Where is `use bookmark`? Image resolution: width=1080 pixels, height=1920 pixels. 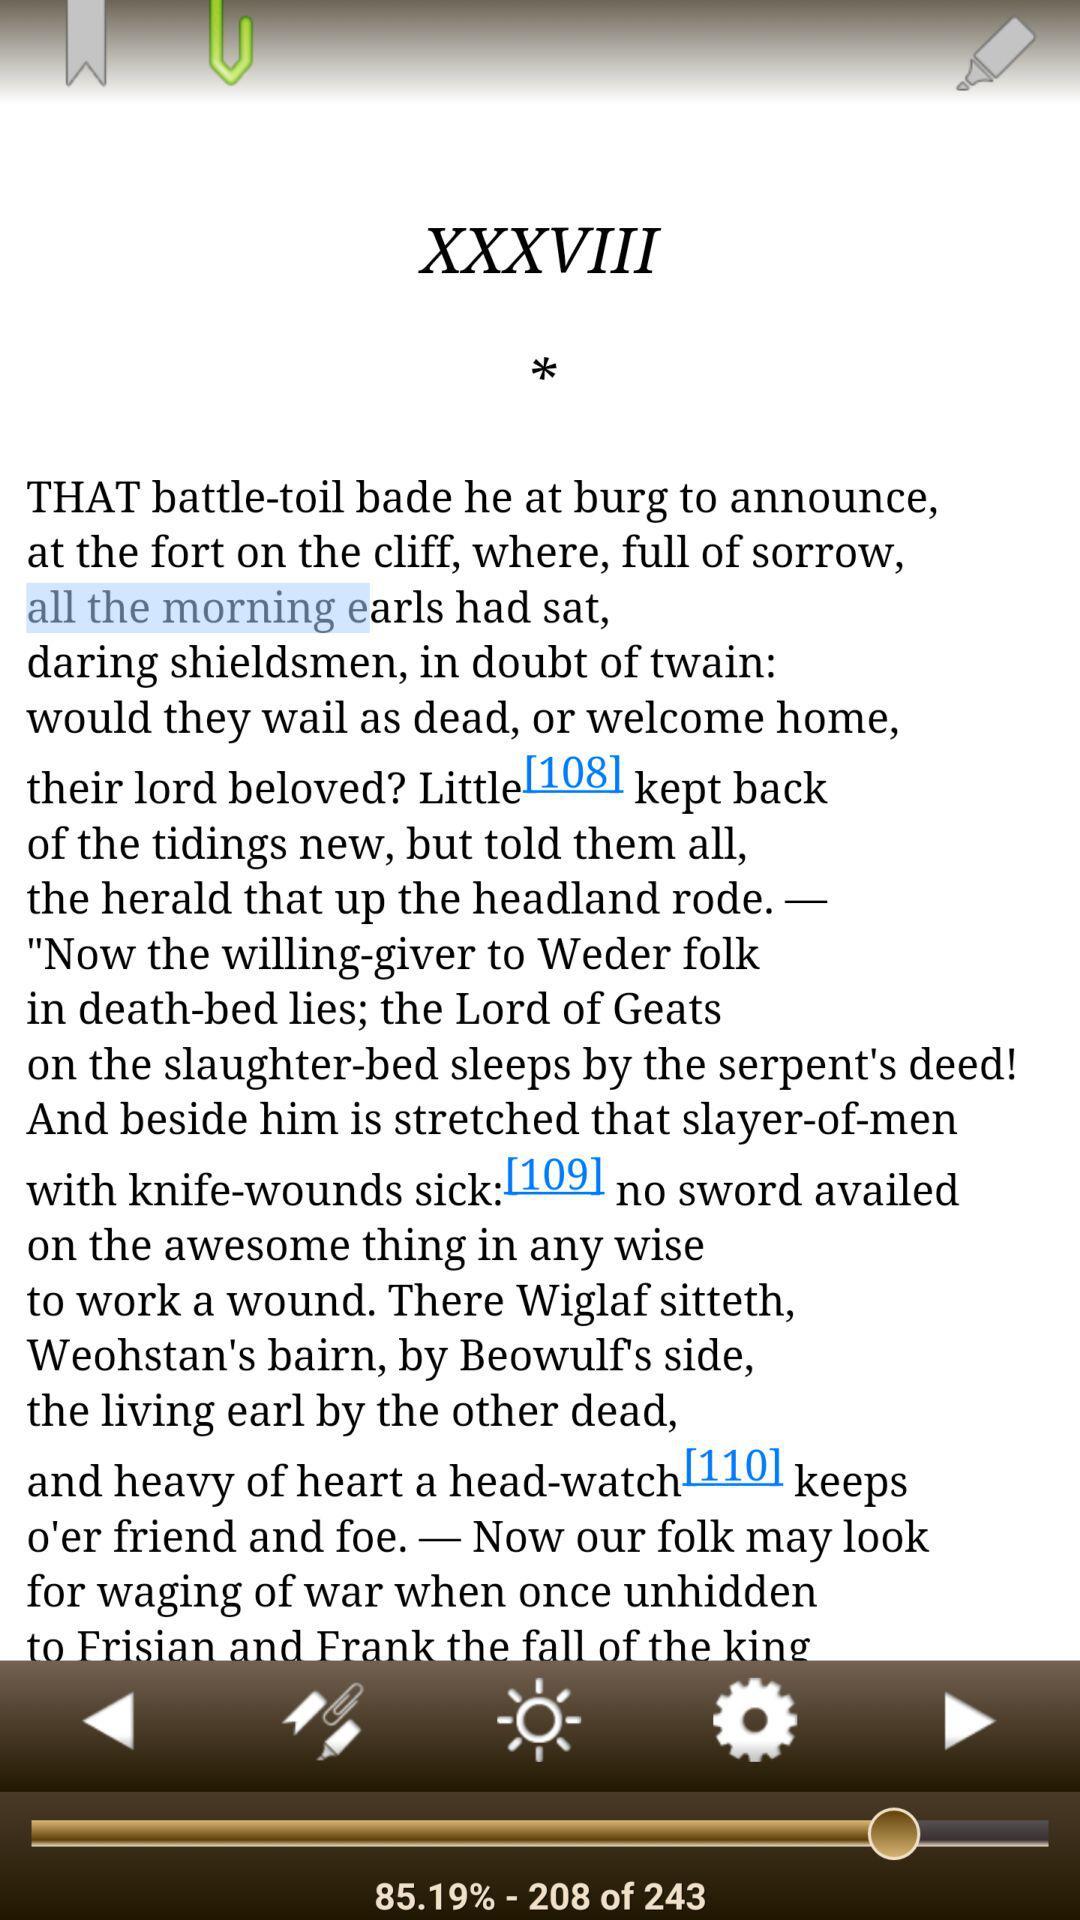 use bookmark is located at coordinates (84, 45).